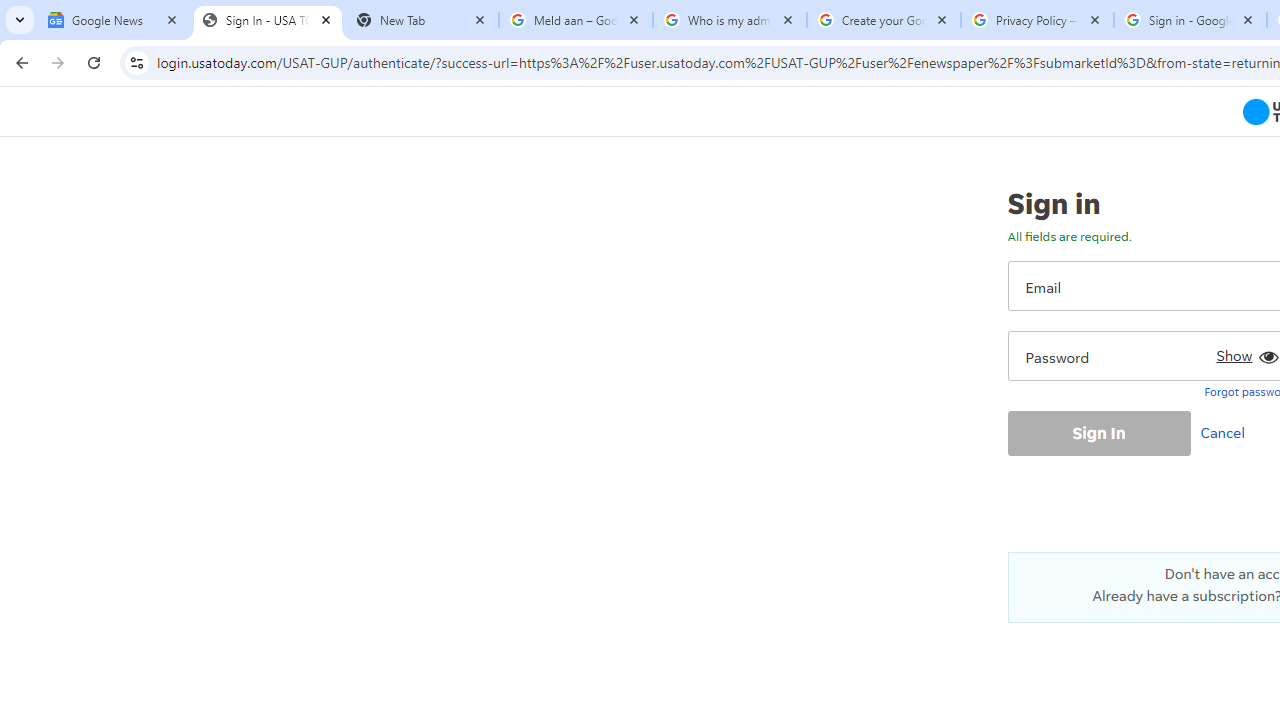 This screenshot has height=720, width=1280. Describe the element at coordinates (1247, 19) in the screenshot. I see `'Close'` at that location.